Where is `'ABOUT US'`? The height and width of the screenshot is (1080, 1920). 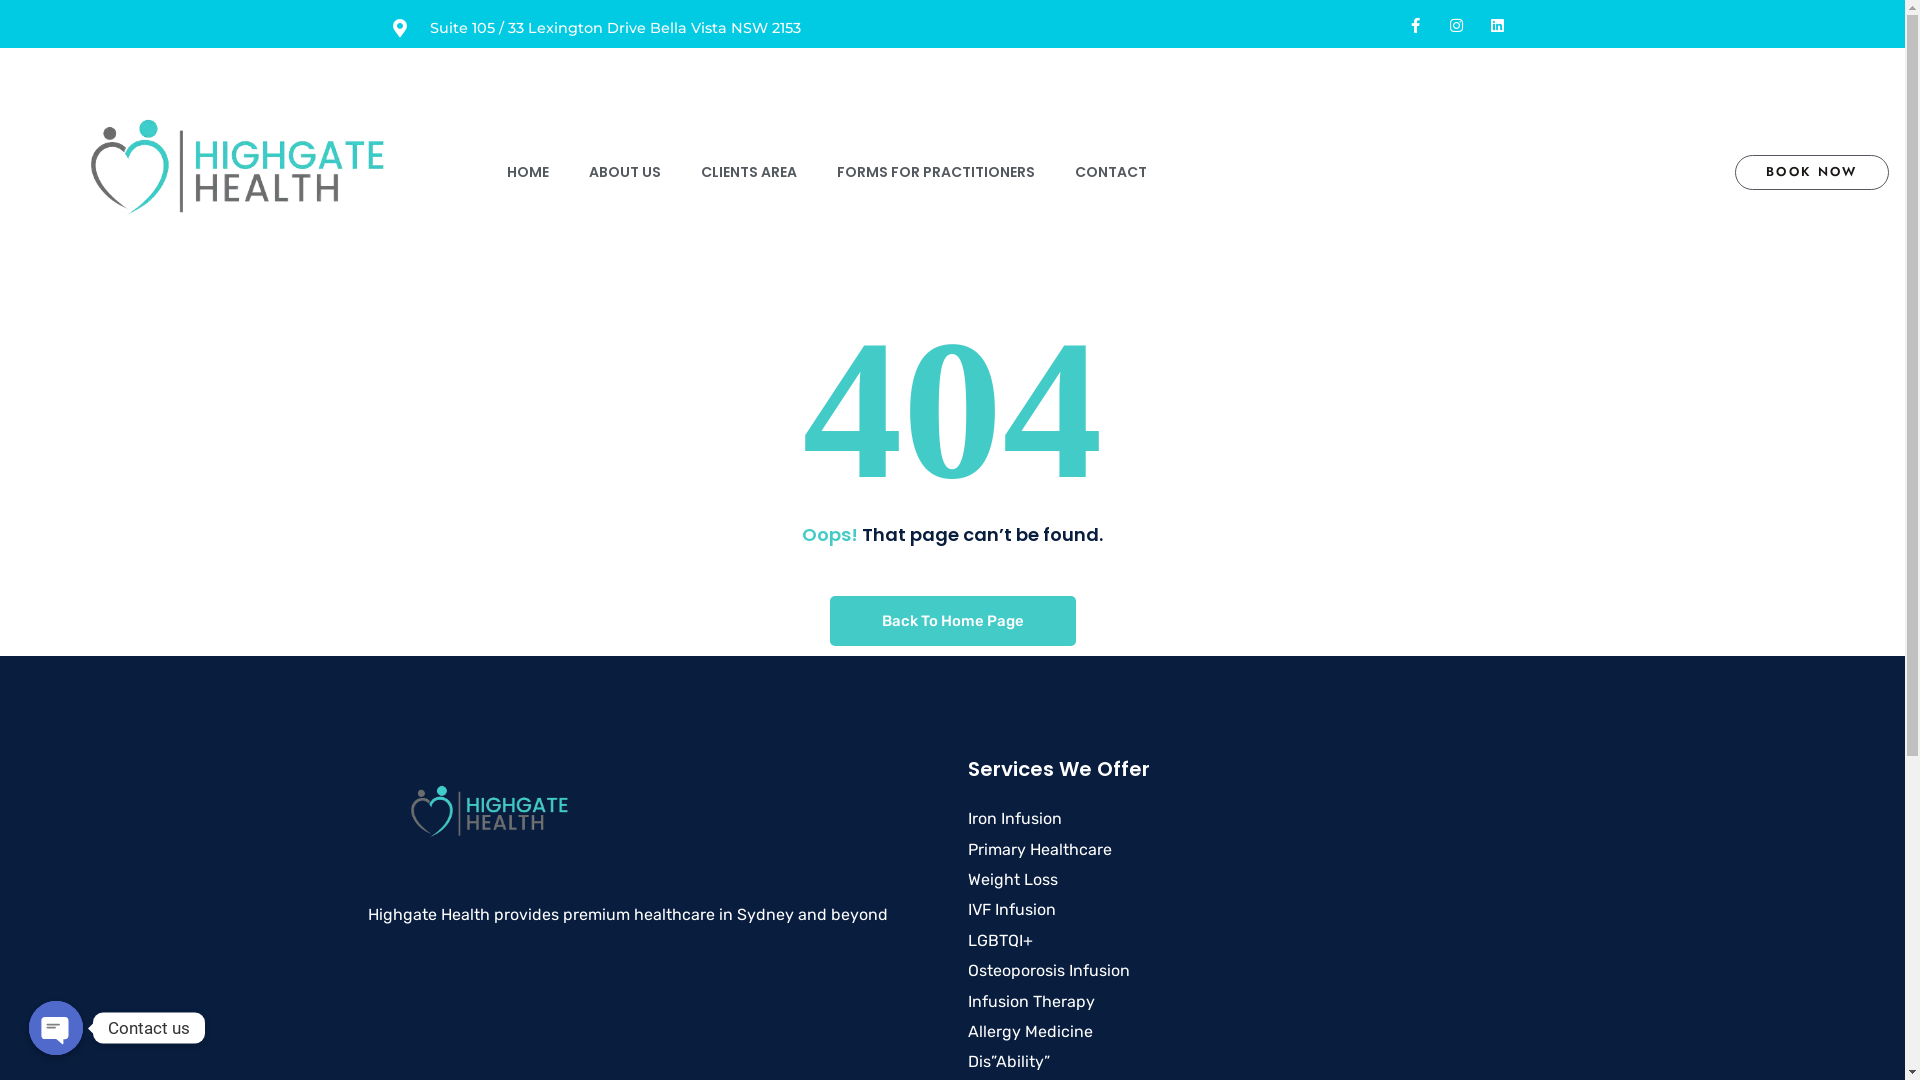 'ABOUT US' is located at coordinates (623, 171).